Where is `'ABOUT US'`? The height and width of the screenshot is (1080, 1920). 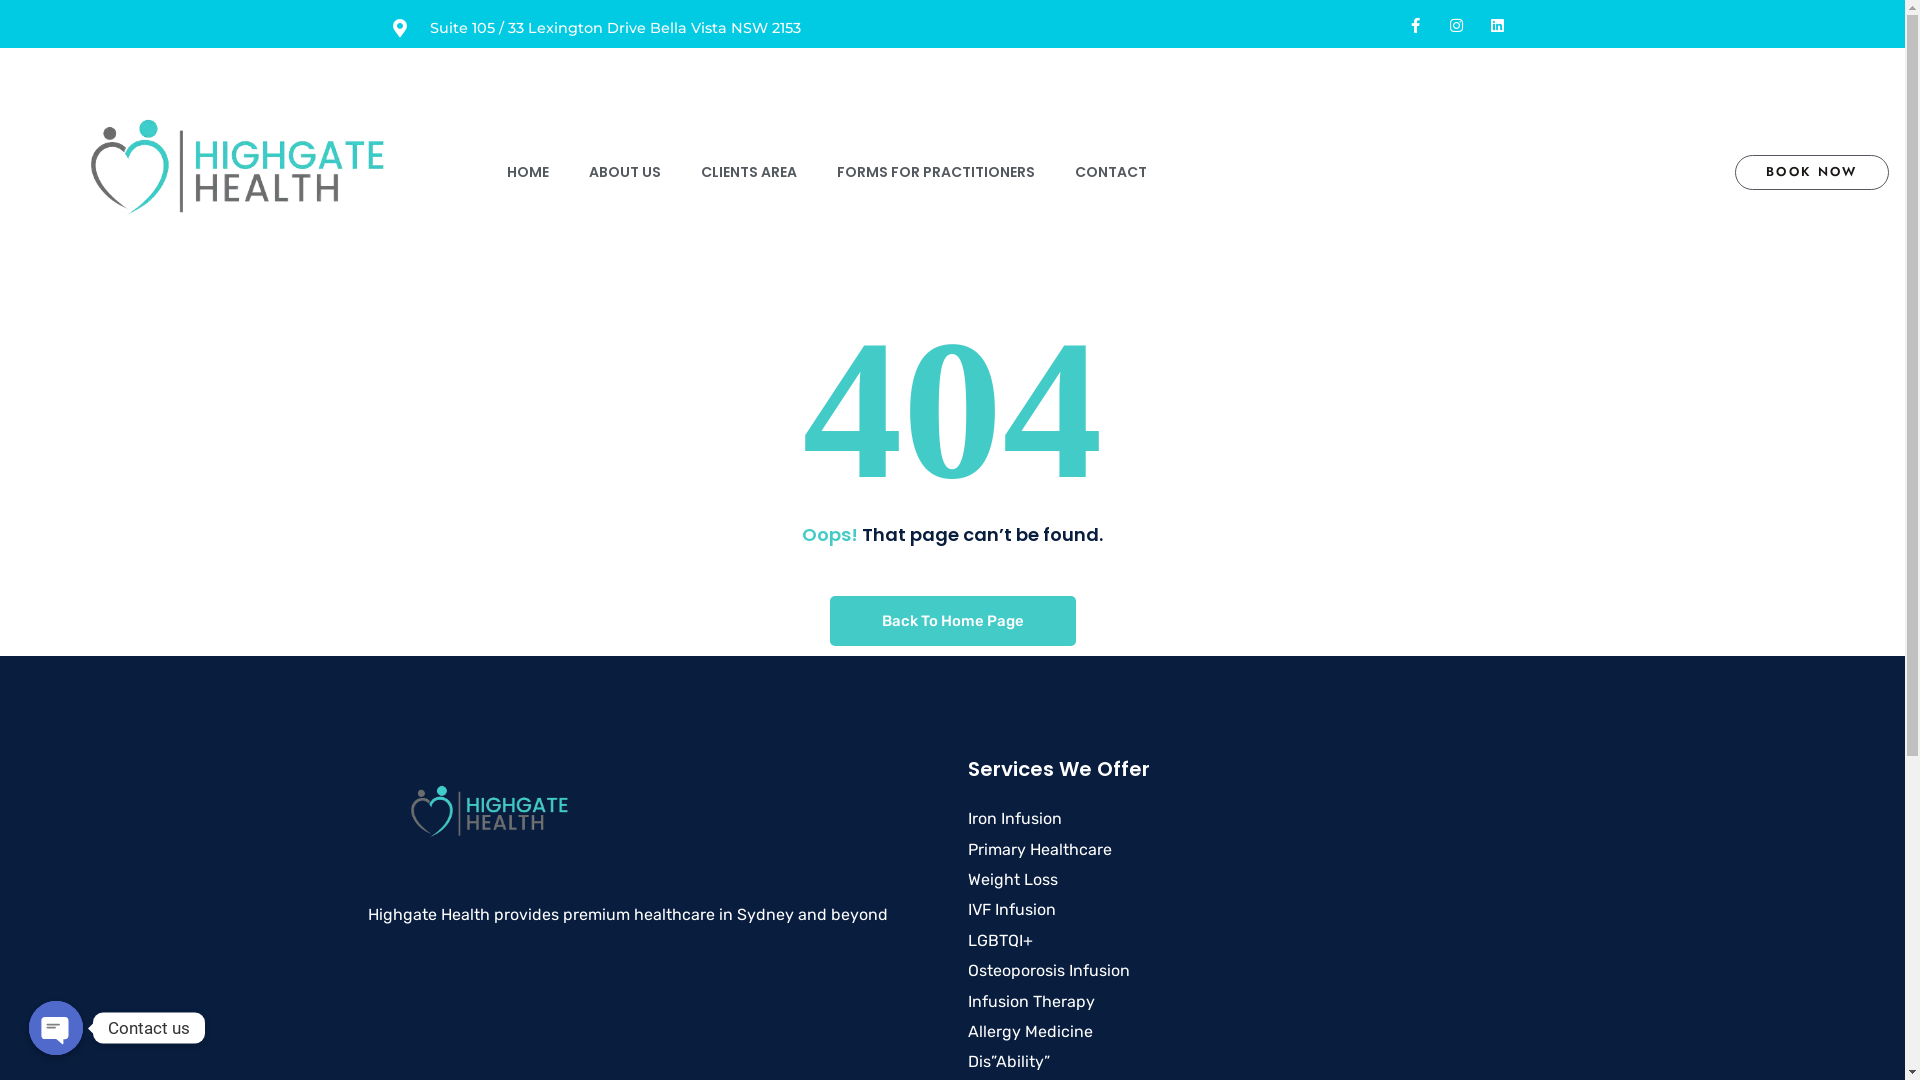 'ABOUT US' is located at coordinates (623, 171).